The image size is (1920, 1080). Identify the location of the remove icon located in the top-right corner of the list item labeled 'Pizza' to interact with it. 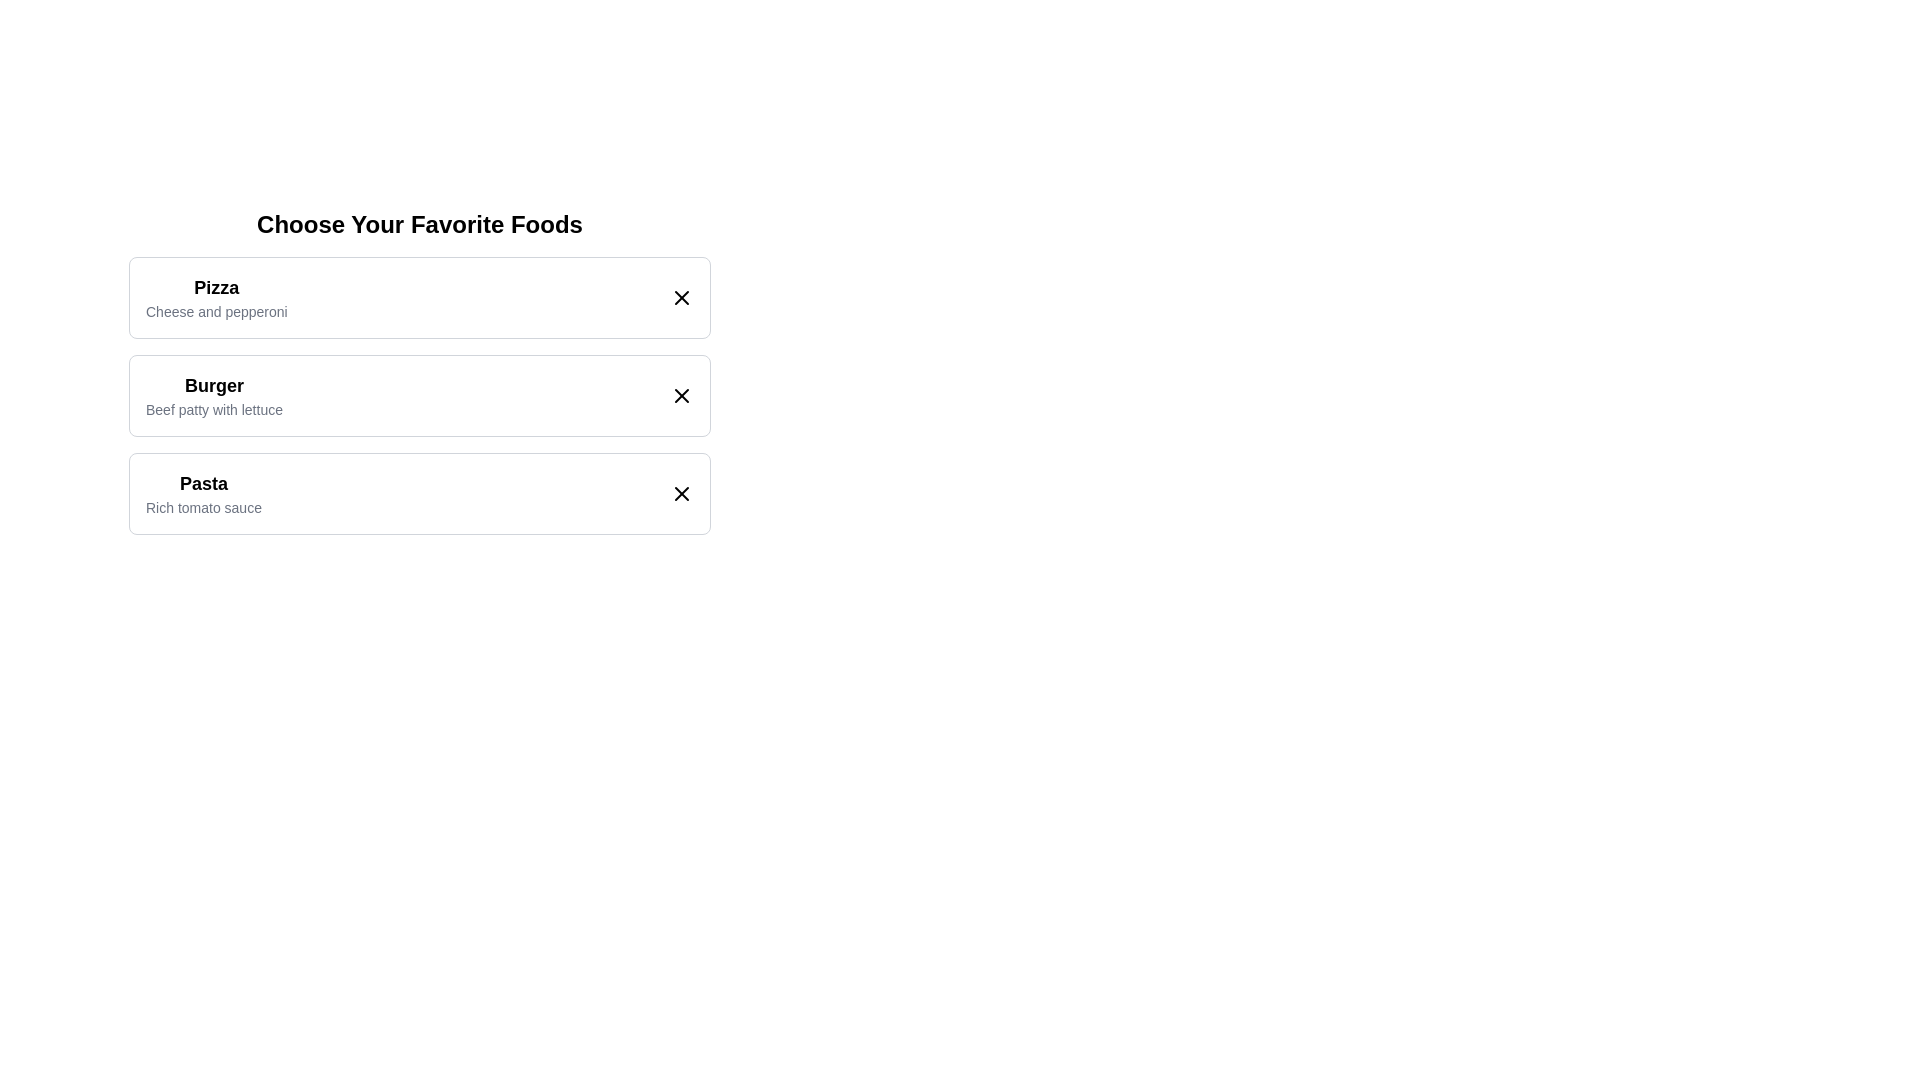
(681, 297).